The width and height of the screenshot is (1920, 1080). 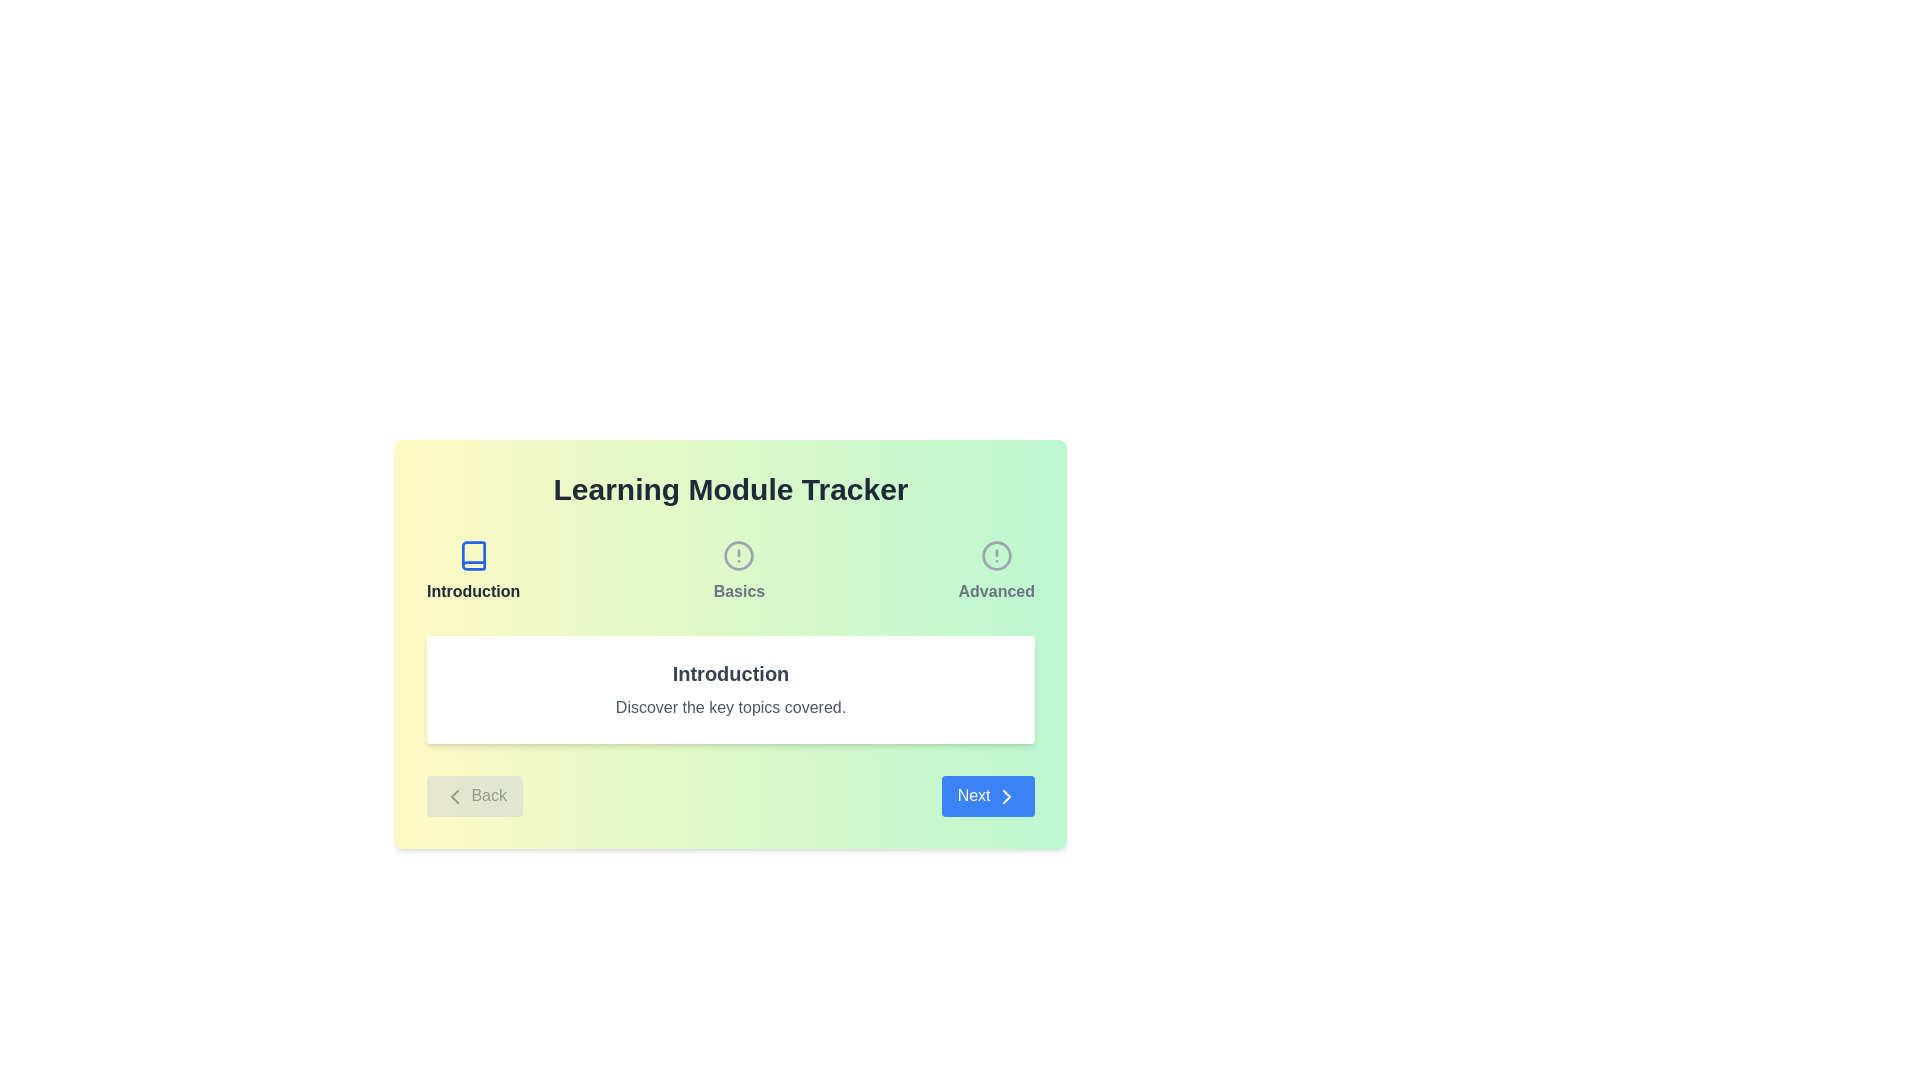 I want to click on the leftmost button that enables users, so click(x=474, y=795).